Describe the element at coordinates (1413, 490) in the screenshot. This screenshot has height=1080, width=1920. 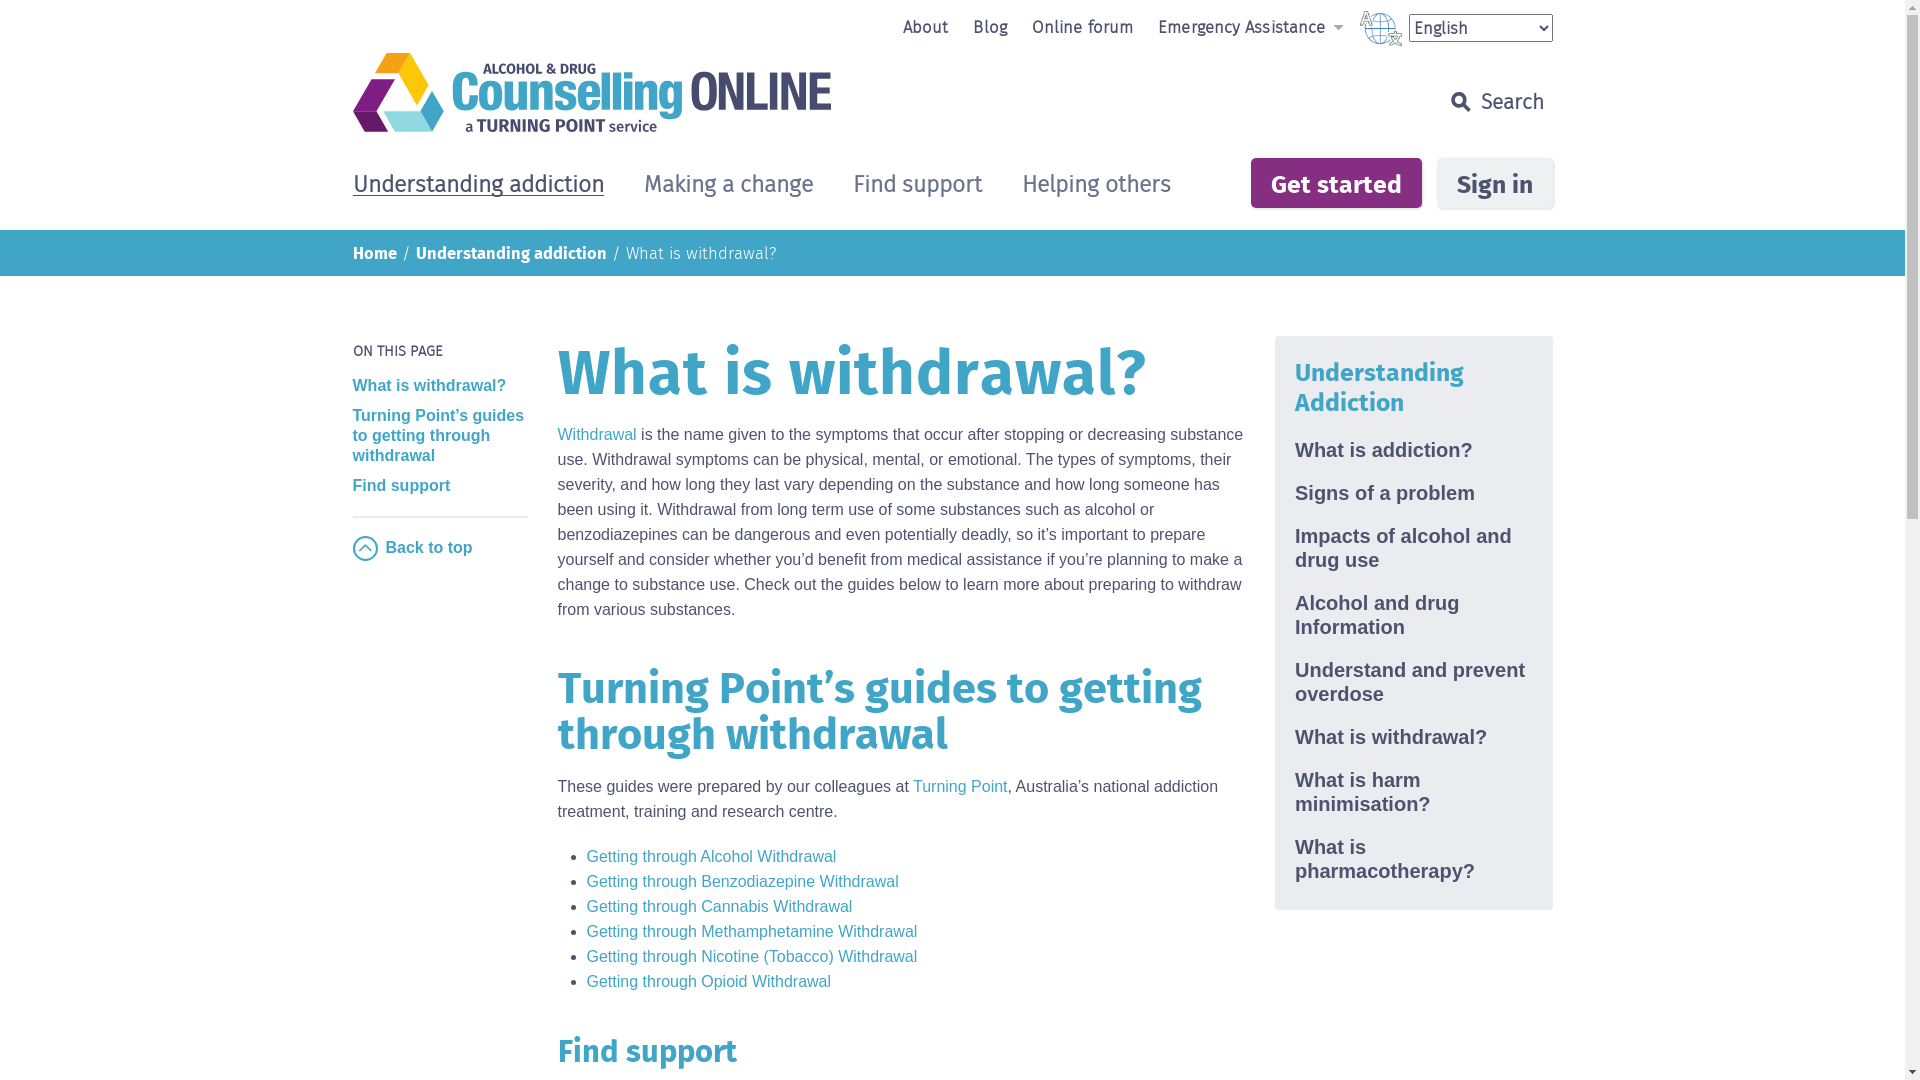
I see `'Signs of a problem'` at that location.